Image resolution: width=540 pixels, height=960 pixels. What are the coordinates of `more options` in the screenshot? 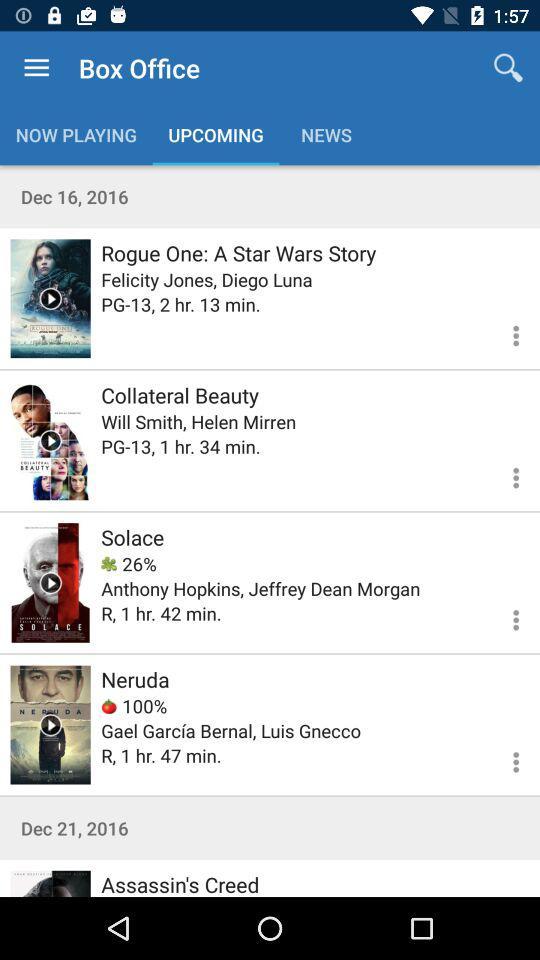 It's located at (503, 616).